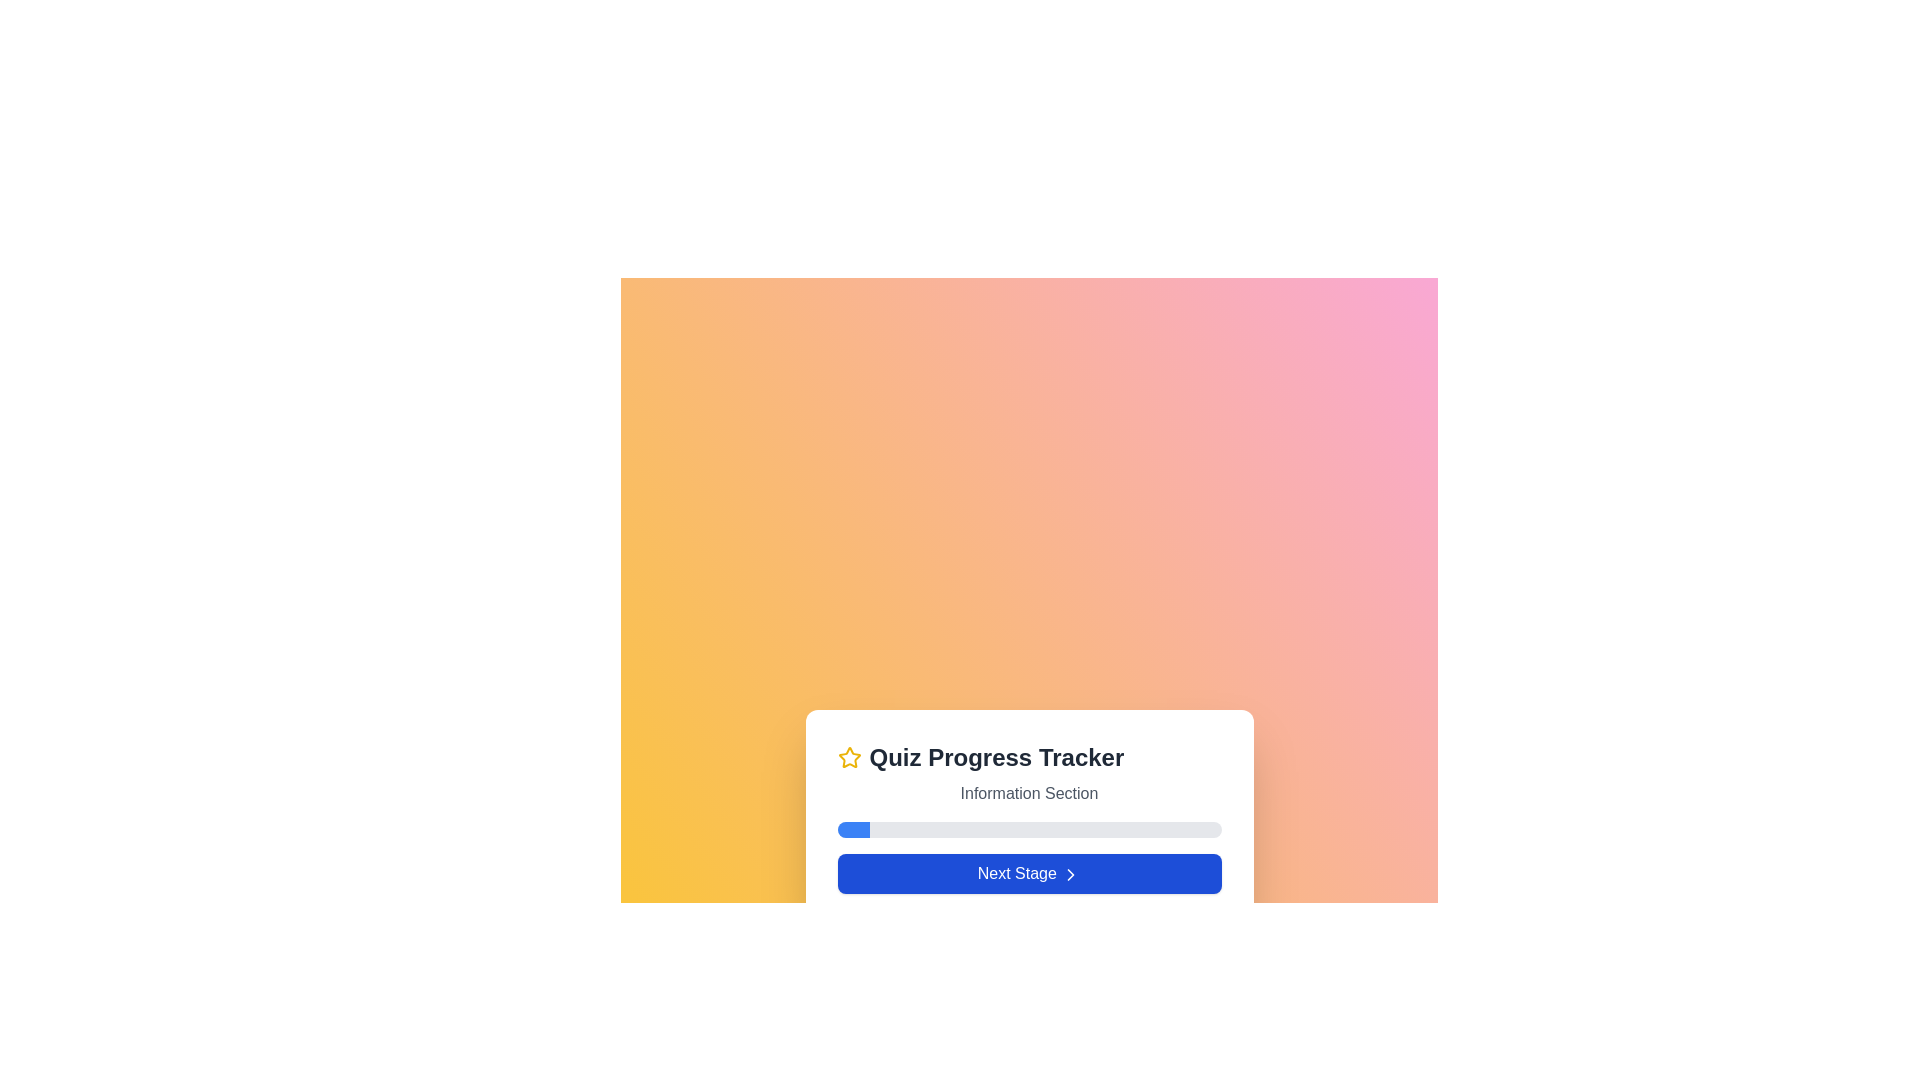 This screenshot has width=1920, height=1080. What do you see at coordinates (1029, 793) in the screenshot?
I see `the 'Information Section' text label, which is a medium-sized gray font element located below the 'Quiz Progress Tracker' heading in the card interface` at bounding box center [1029, 793].